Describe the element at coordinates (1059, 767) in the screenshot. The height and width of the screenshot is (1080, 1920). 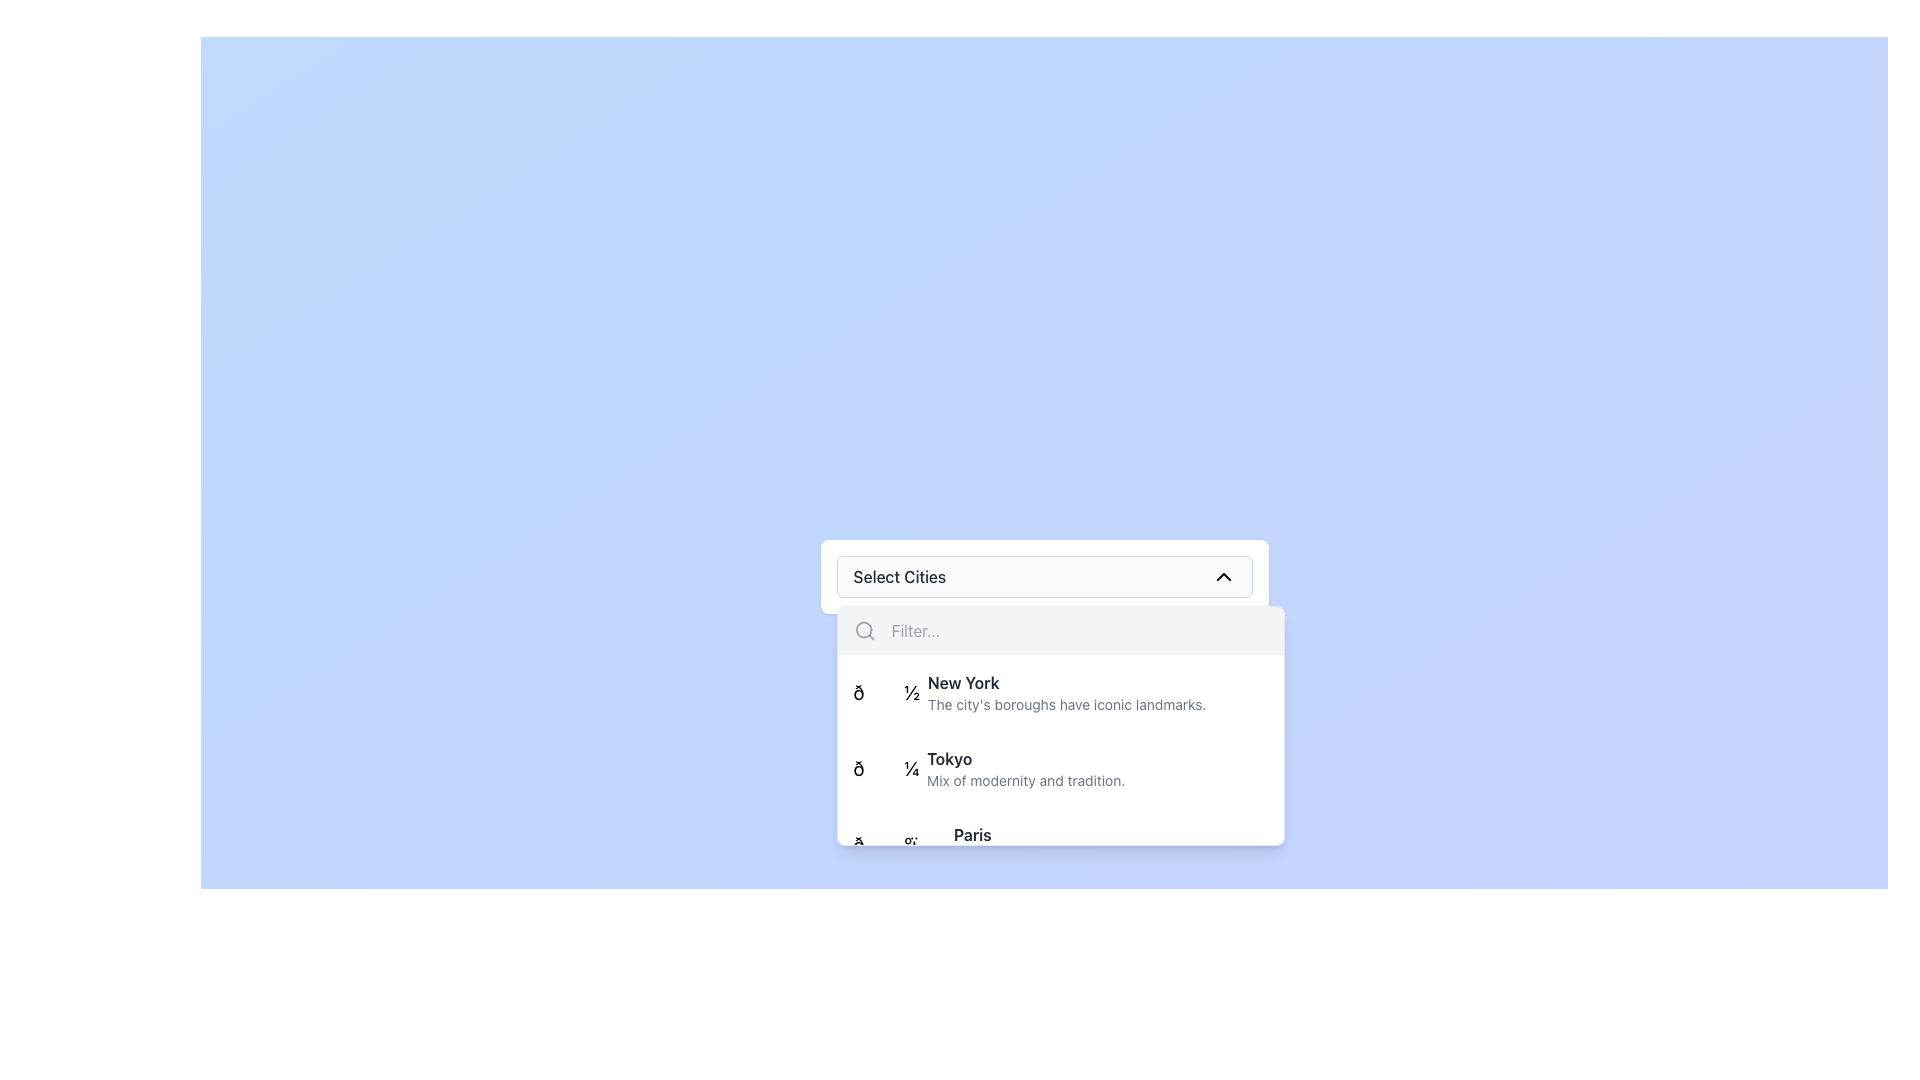
I see `the second list item in the dropdown menu labeled 'Tokyo'` at that location.